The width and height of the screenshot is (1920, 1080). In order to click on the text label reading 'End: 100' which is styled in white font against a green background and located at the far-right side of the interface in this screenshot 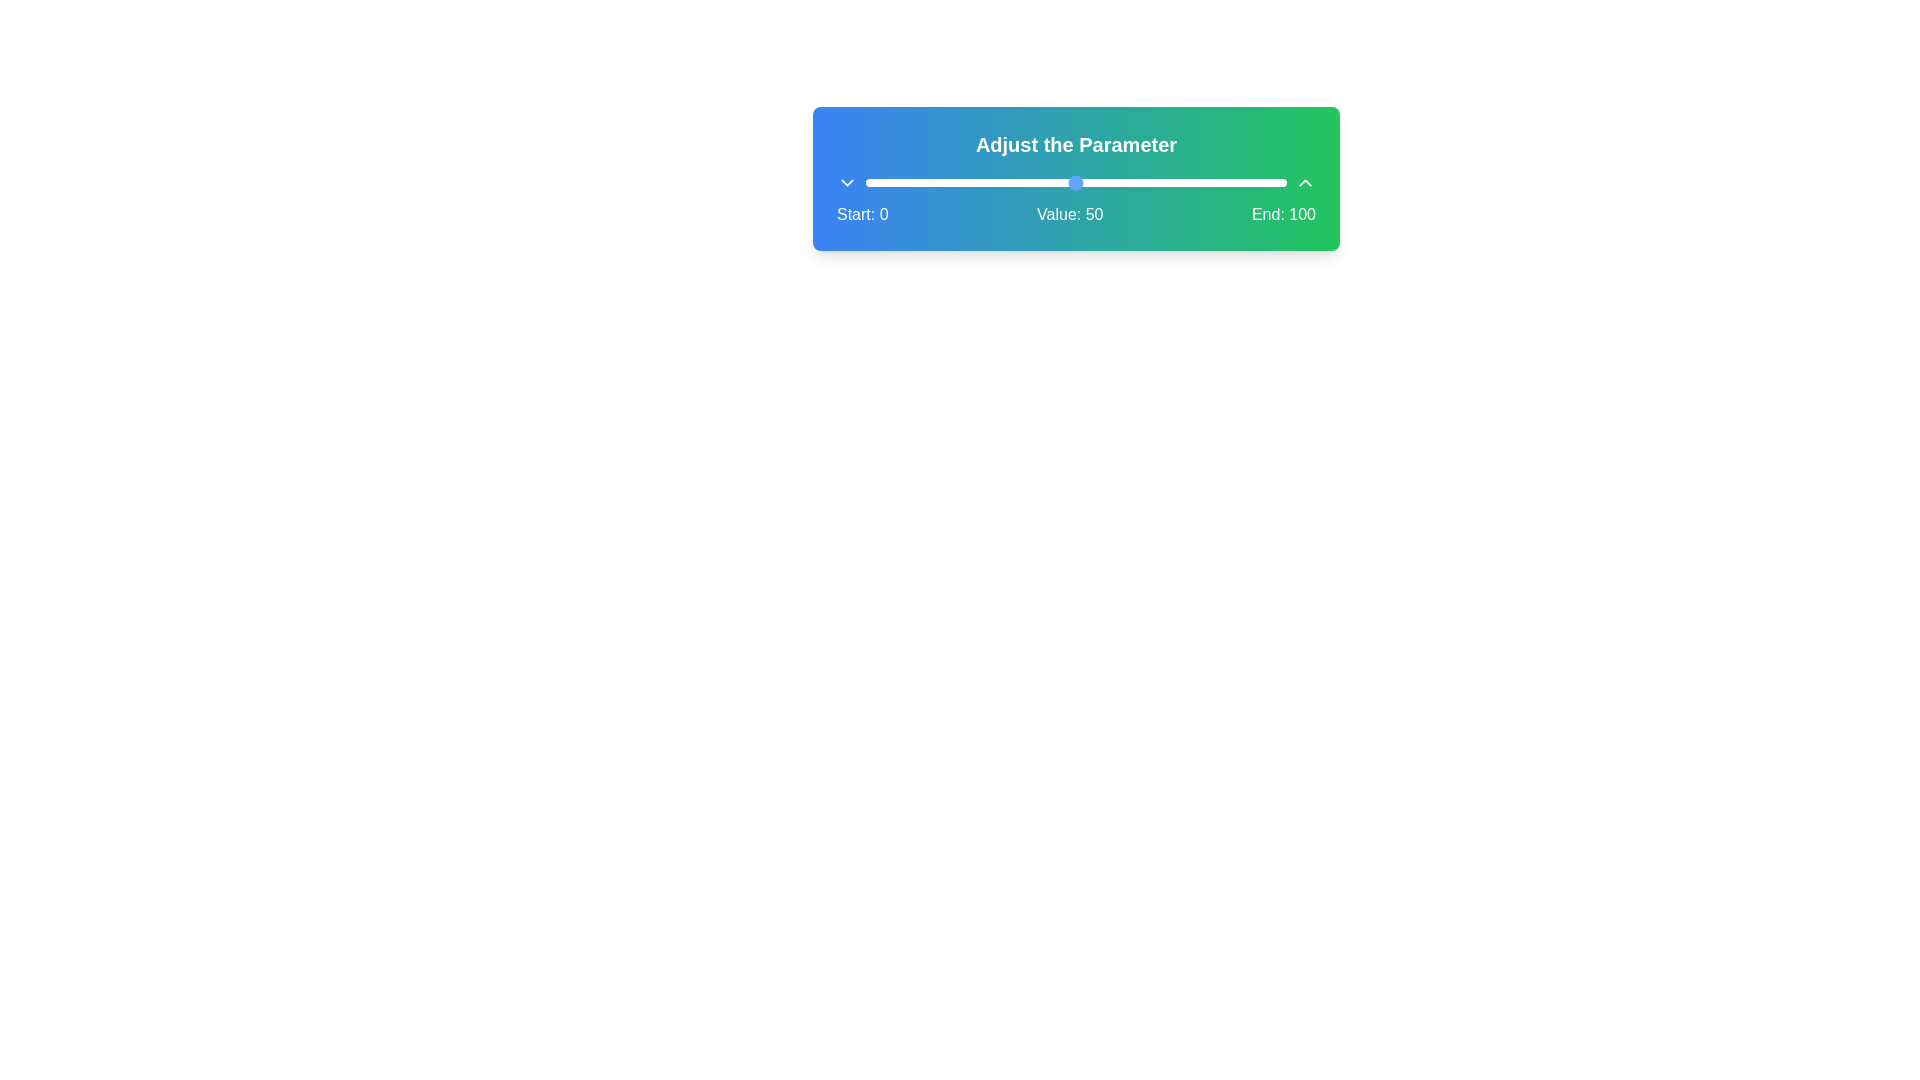, I will do `click(1283, 215)`.